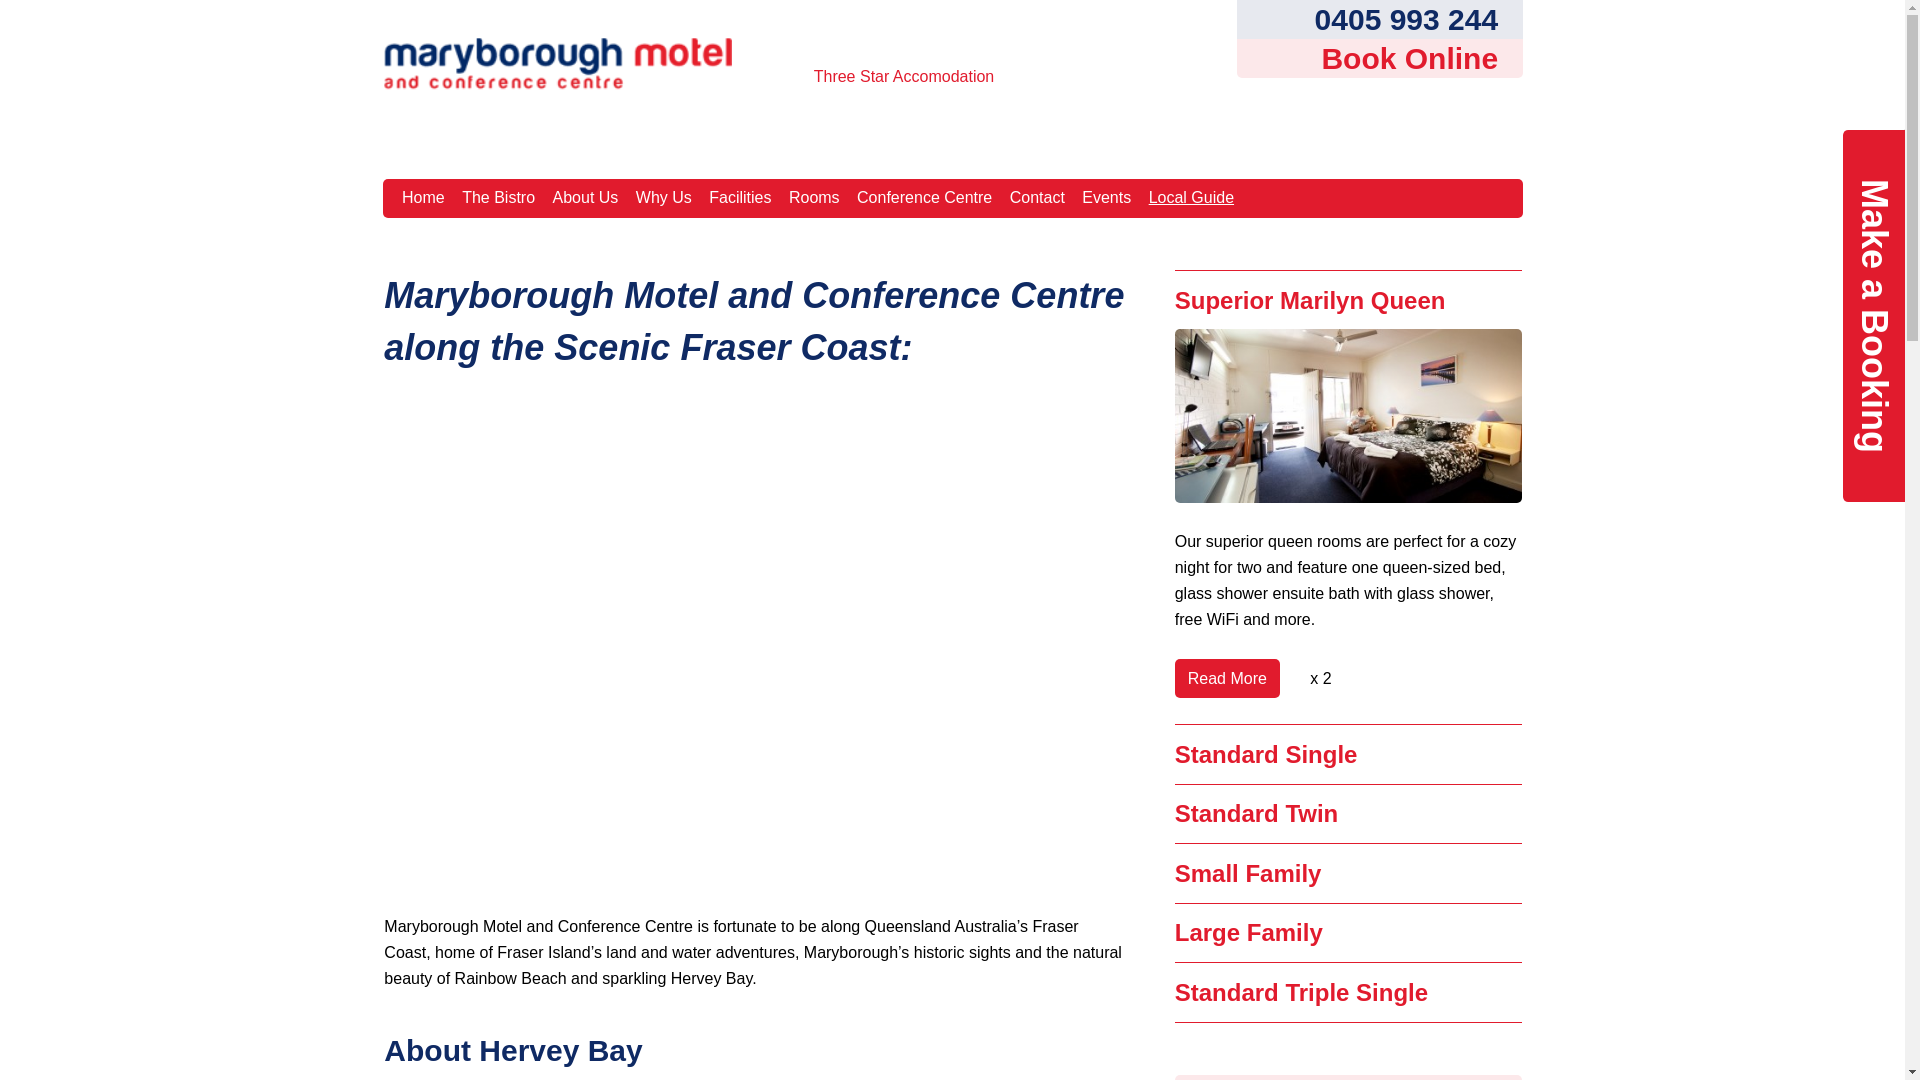 Image resolution: width=1920 pixels, height=1080 pixels. What do you see at coordinates (1377, 57) in the screenshot?
I see `'Book Online'` at bounding box center [1377, 57].